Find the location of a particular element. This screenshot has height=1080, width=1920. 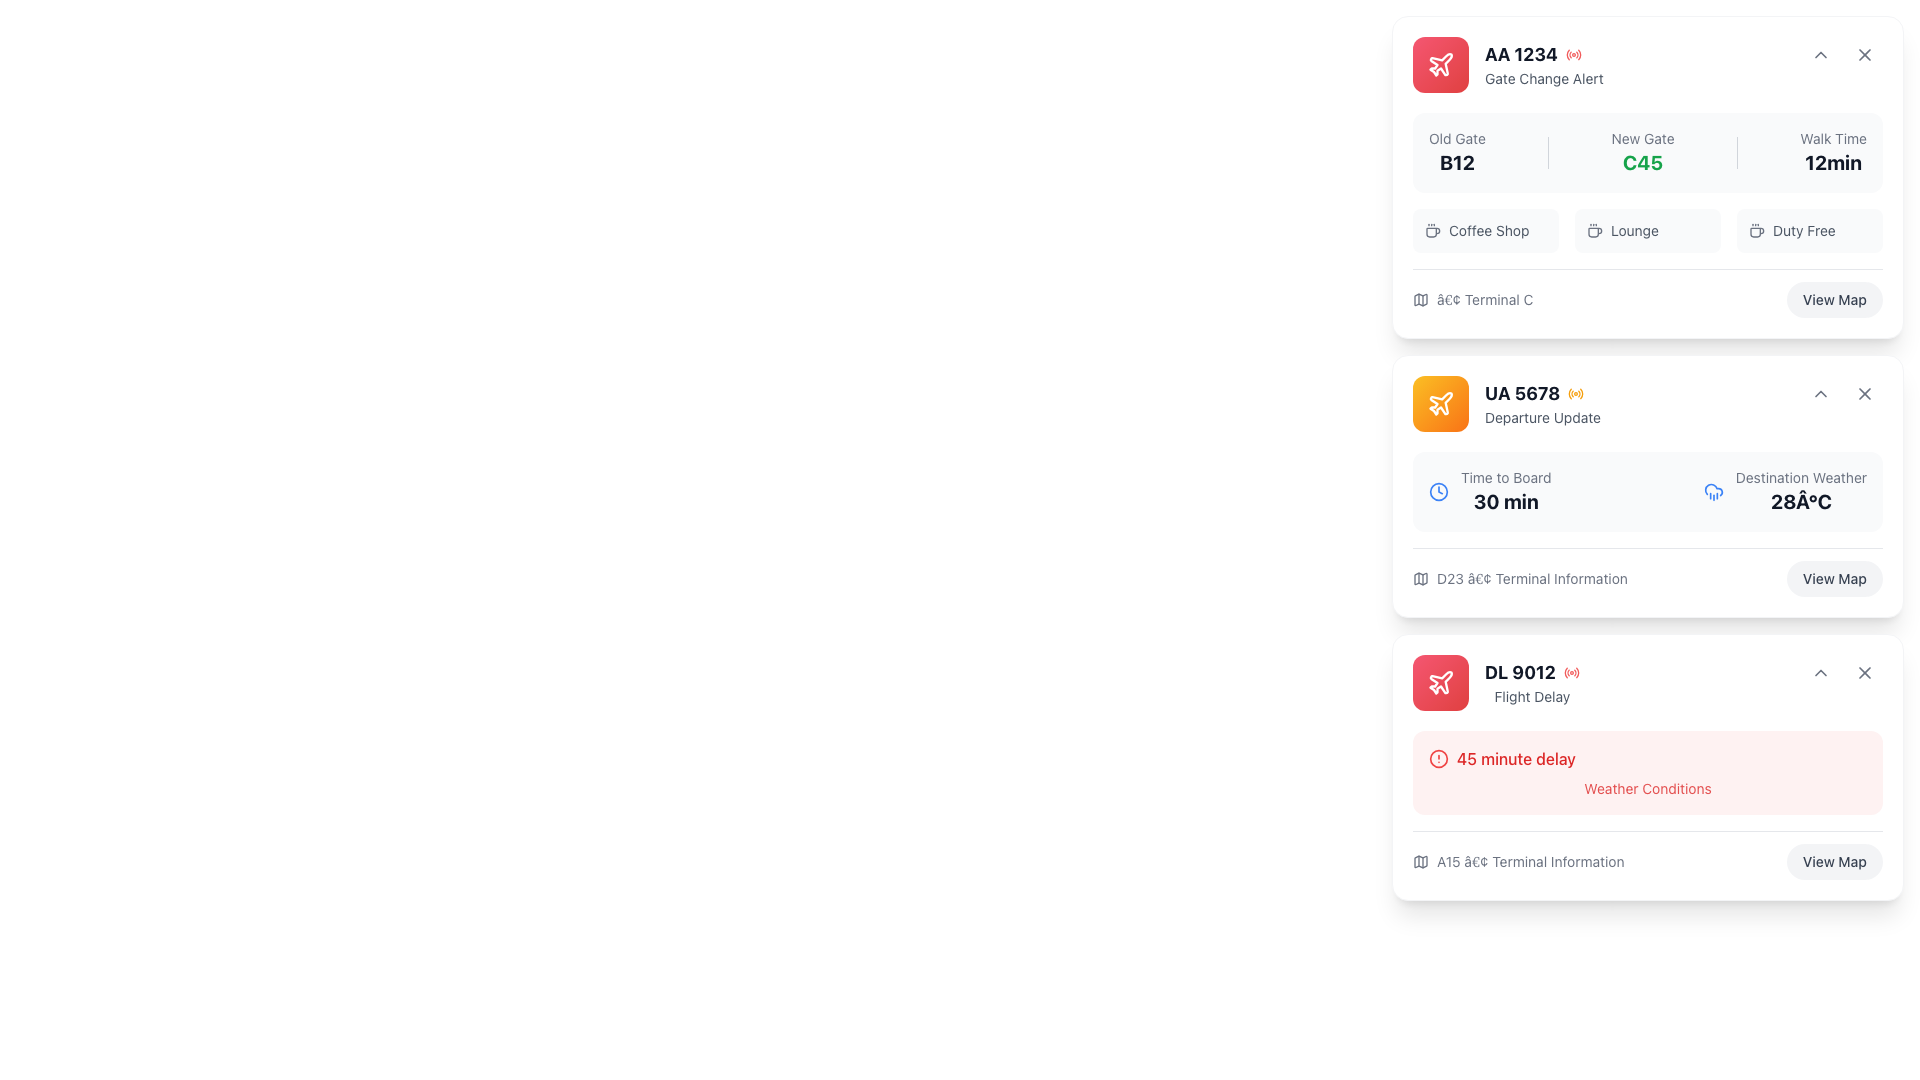

the chevron button located at the top-right corner of the notification card for flight UA 5678 is located at coordinates (1820, 393).